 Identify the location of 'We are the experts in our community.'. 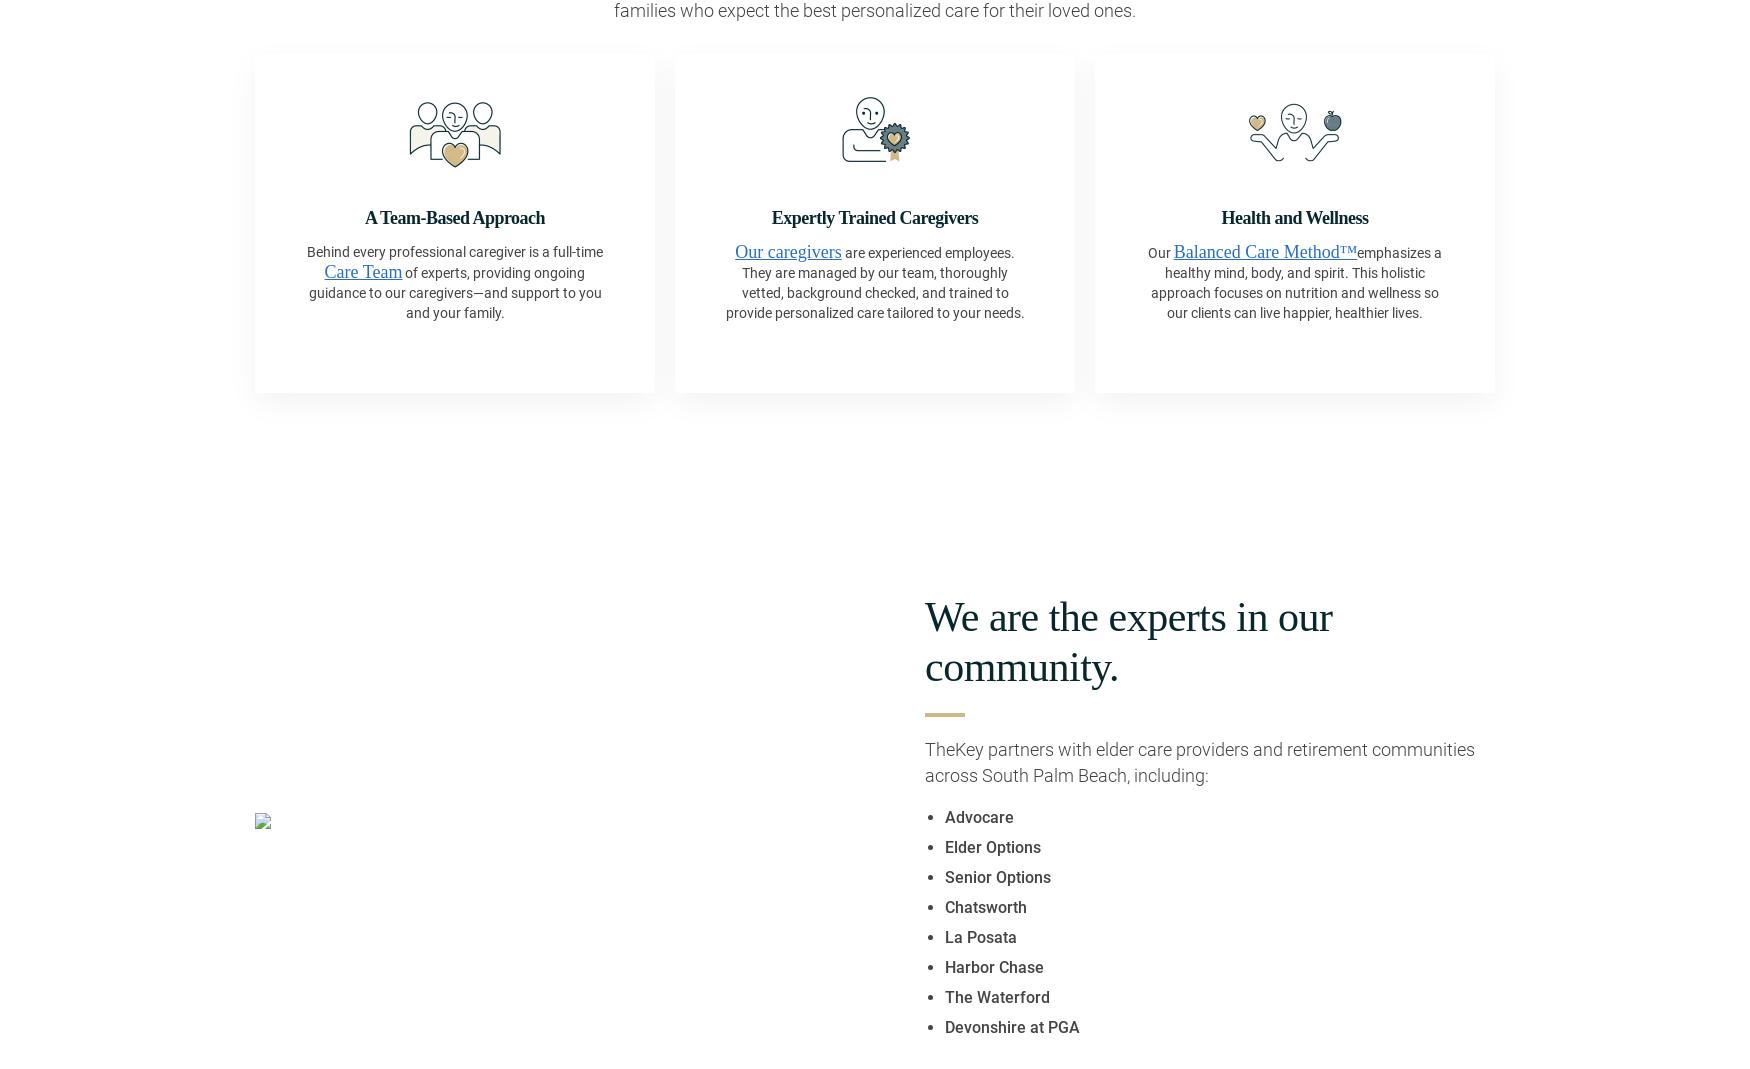
(924, 640).